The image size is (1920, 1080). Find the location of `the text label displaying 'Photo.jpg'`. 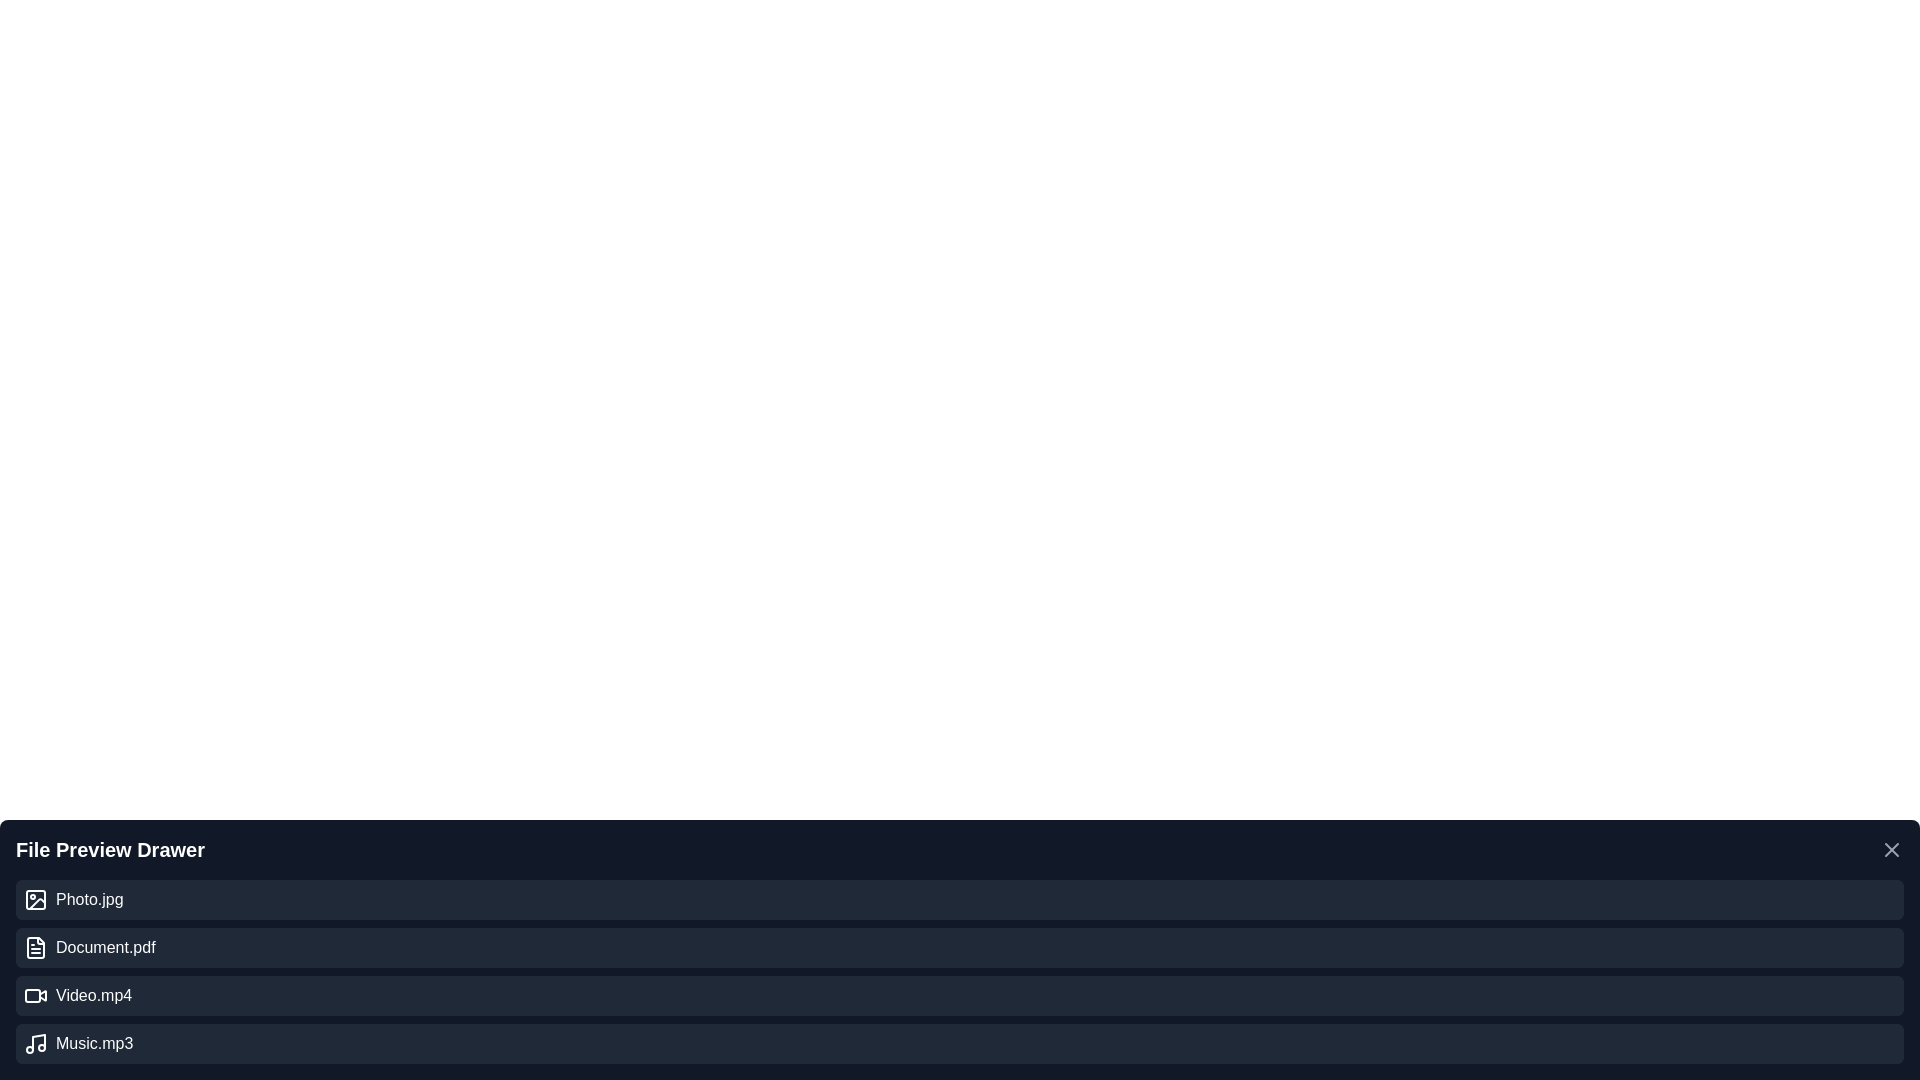

the text label displaying 'Photo.jpg' is located at coordinates (88, 898).